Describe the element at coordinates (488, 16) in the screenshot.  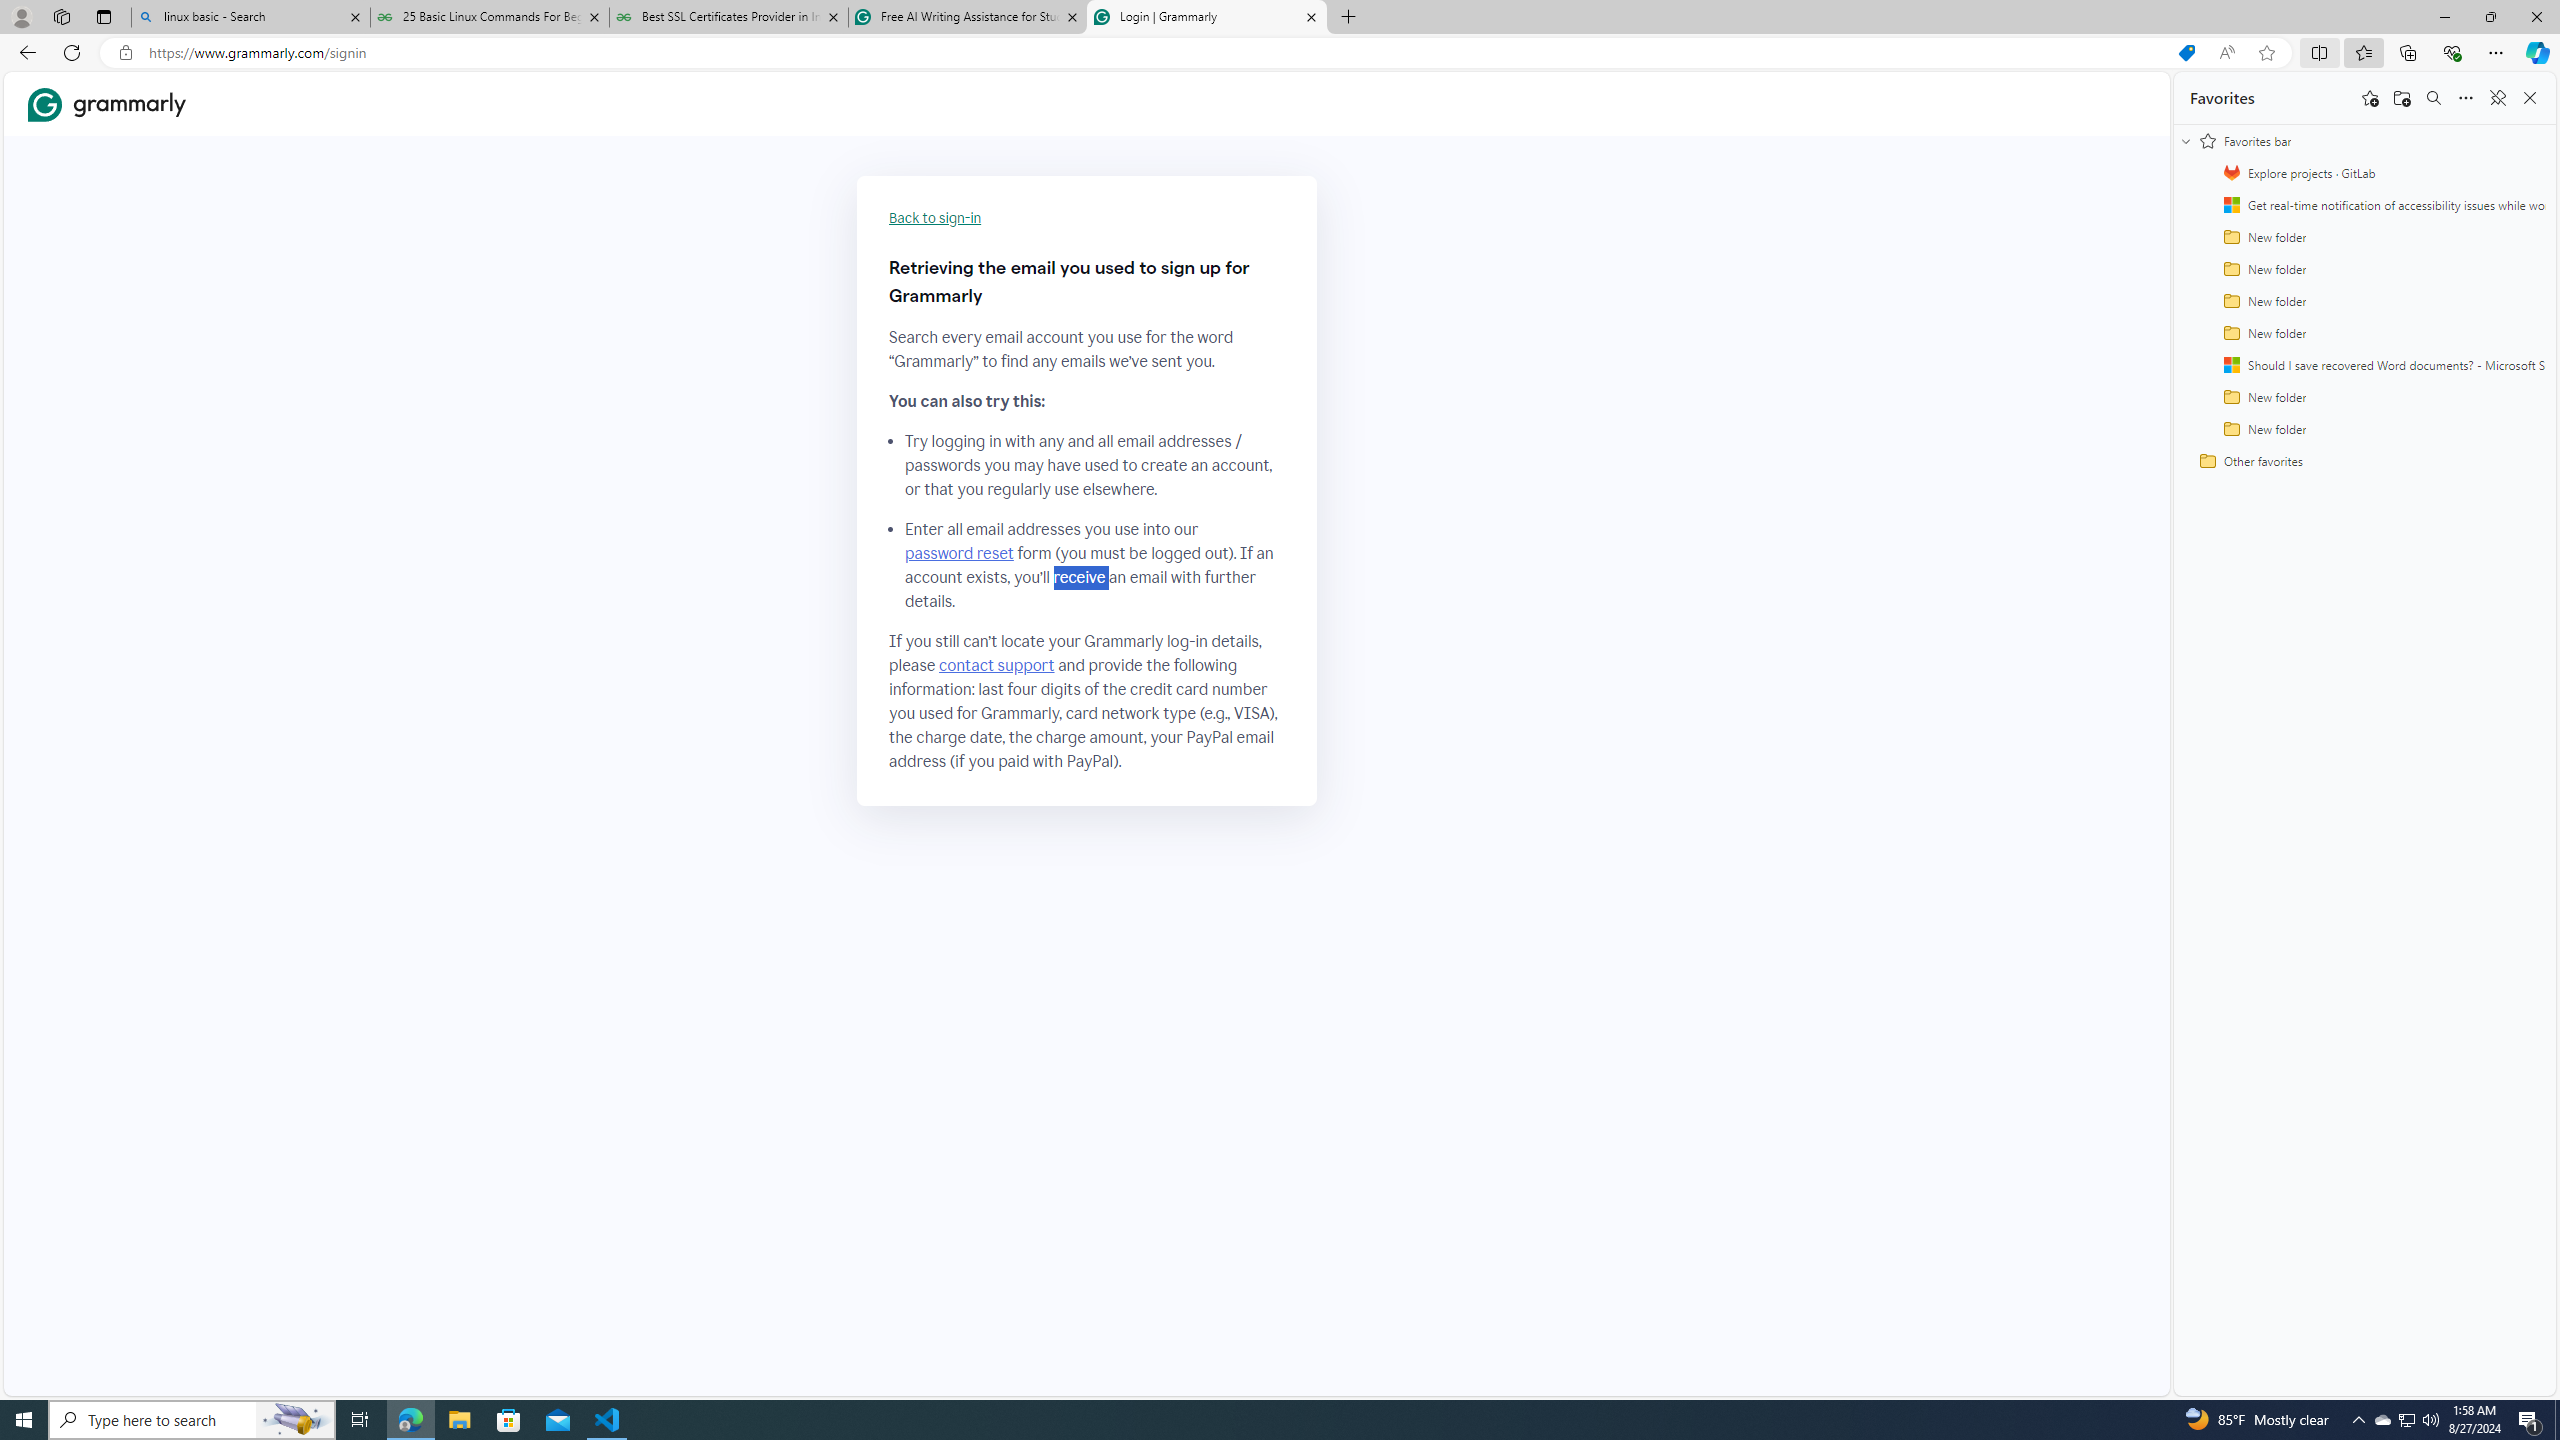
I see `'25 Basic Linux Commands For Beginners - GeeksforGeeks'` at that location.